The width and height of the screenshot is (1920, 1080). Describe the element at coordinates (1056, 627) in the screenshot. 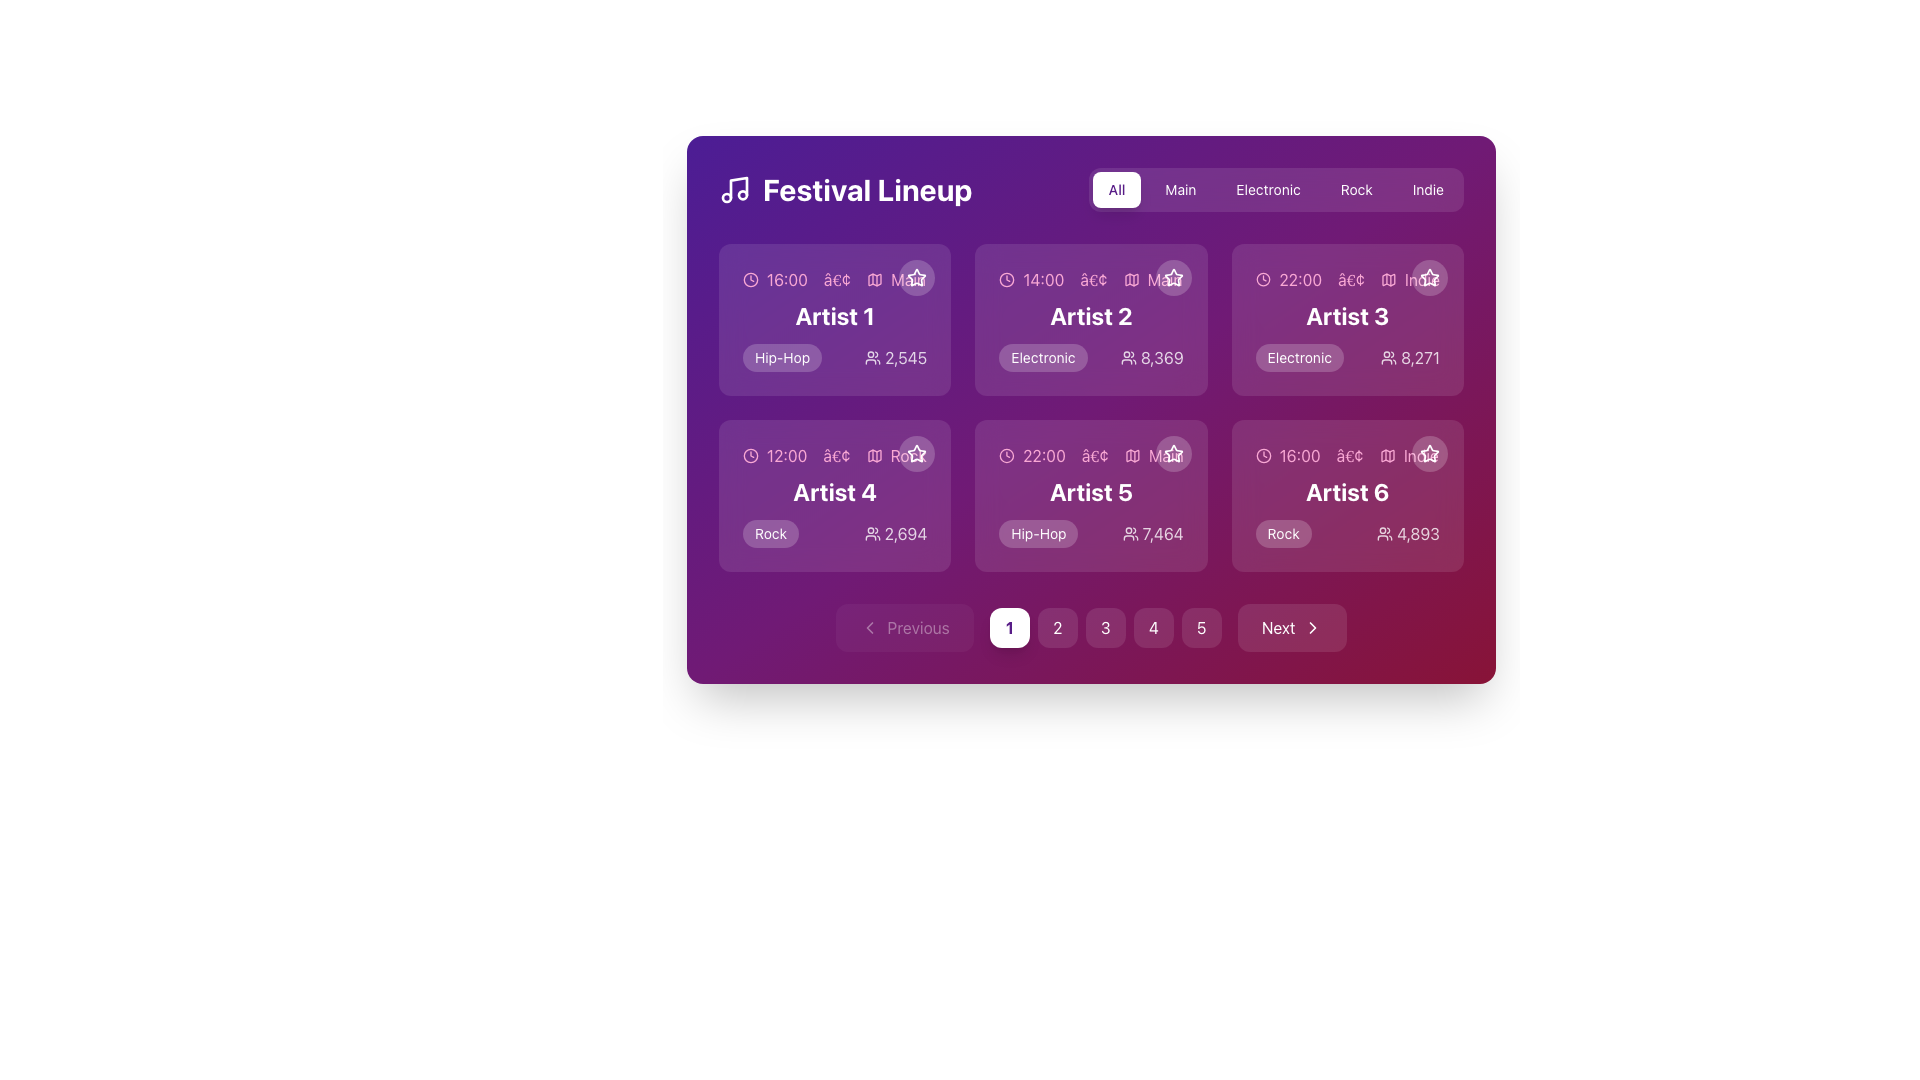

I see `the circular button labeled '2' located centrally at the bottom of the content panel` at that location.